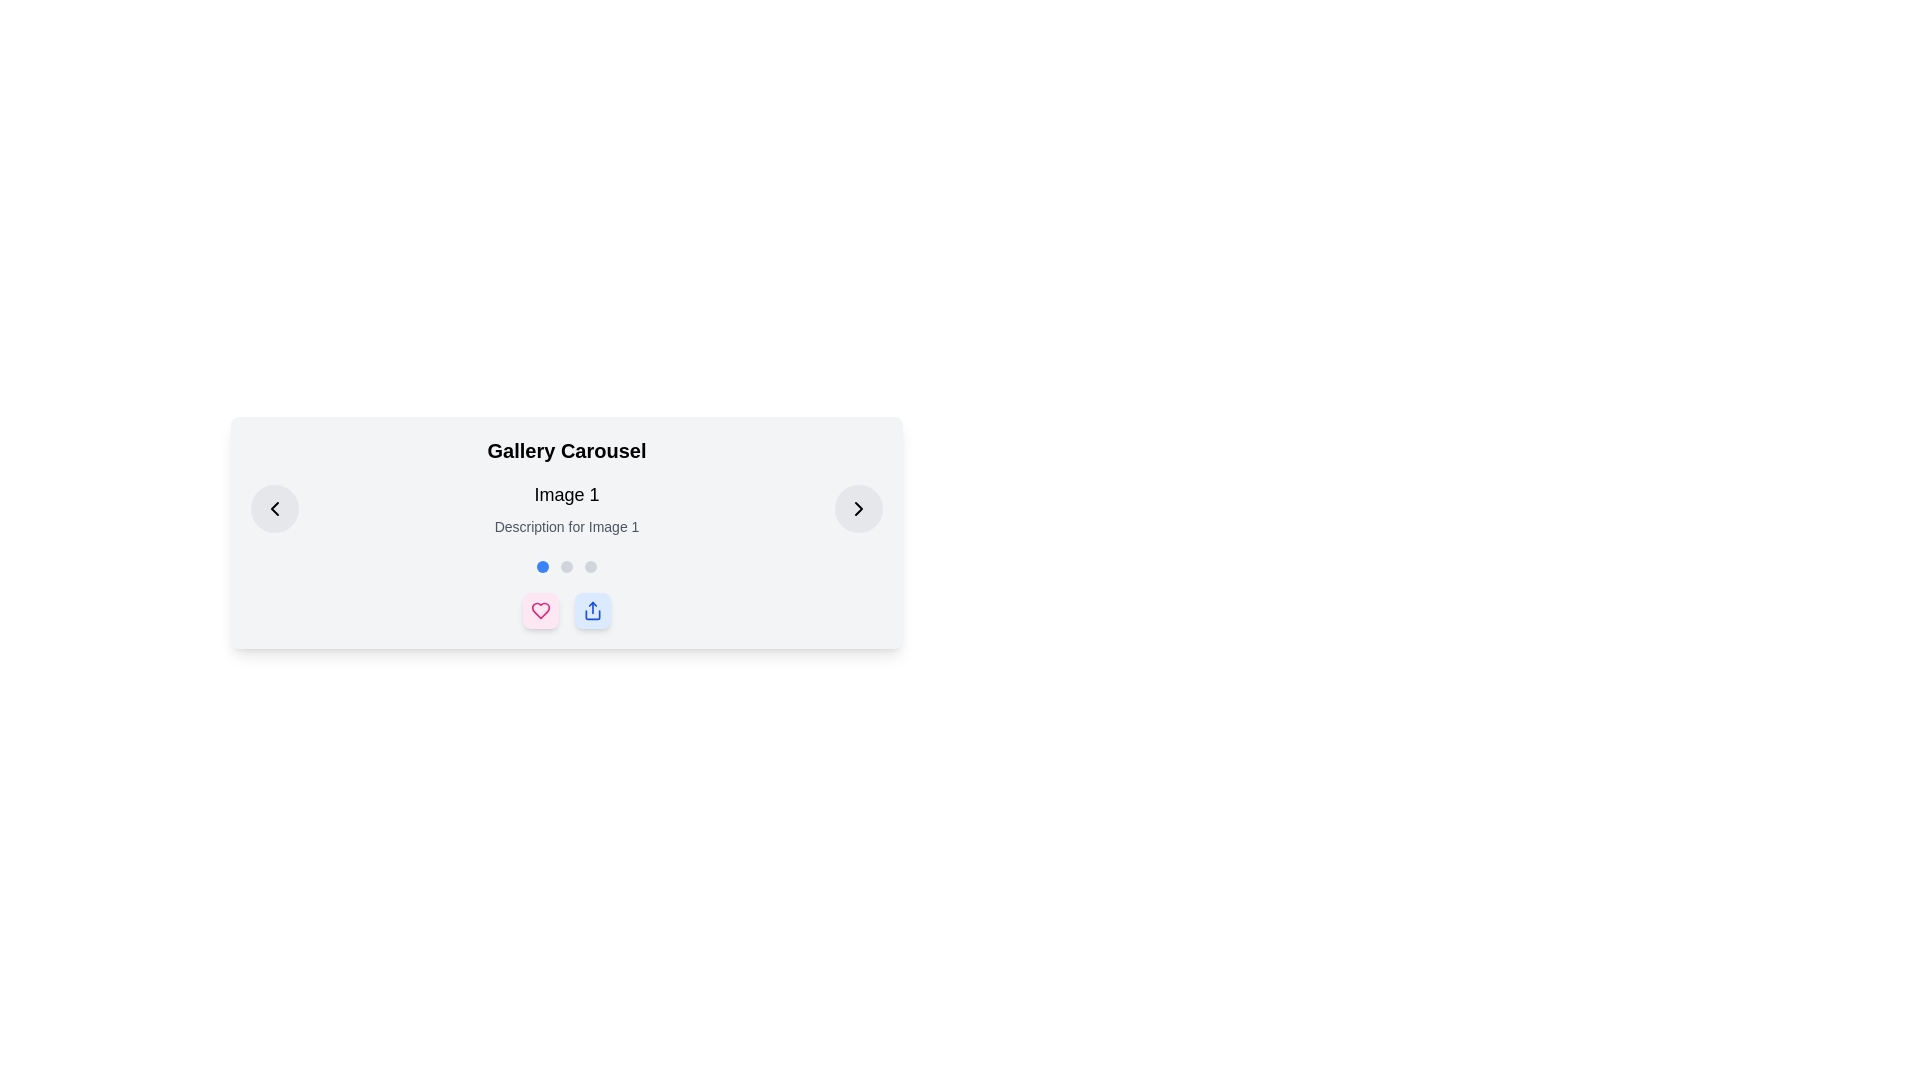 This screenshot has height=1080, width=1920. What do you see at coordinates (565, 494) in the screenshot?
I see `text content of the 'Image 1' text label, which is styled in a larger bold font and positioned above the 'Description for Image 1'` at bounding box center [565, 494].